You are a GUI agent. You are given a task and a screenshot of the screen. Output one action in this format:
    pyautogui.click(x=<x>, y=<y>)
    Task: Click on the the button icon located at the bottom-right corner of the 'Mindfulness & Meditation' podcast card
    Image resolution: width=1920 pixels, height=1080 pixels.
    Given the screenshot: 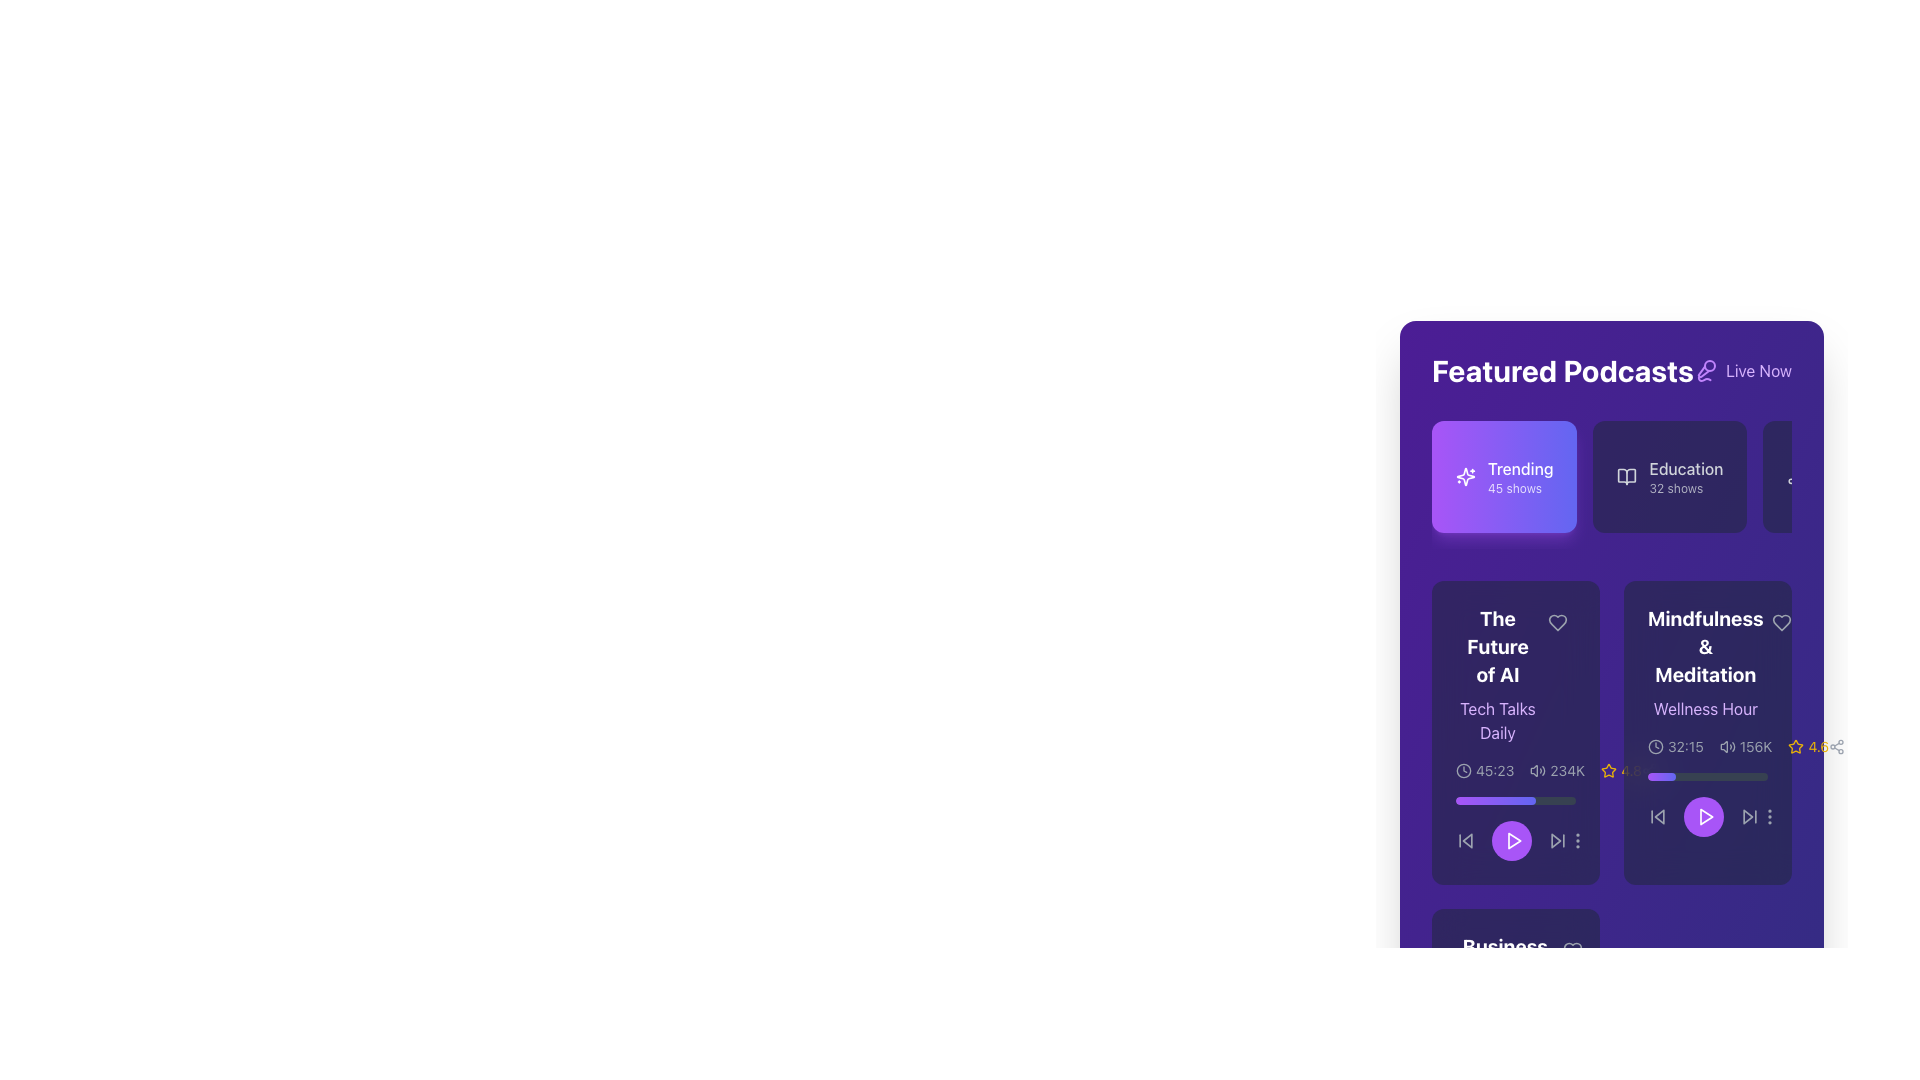 What is the action you would take?
    pyautogui.click(x=1770, y=817)
    